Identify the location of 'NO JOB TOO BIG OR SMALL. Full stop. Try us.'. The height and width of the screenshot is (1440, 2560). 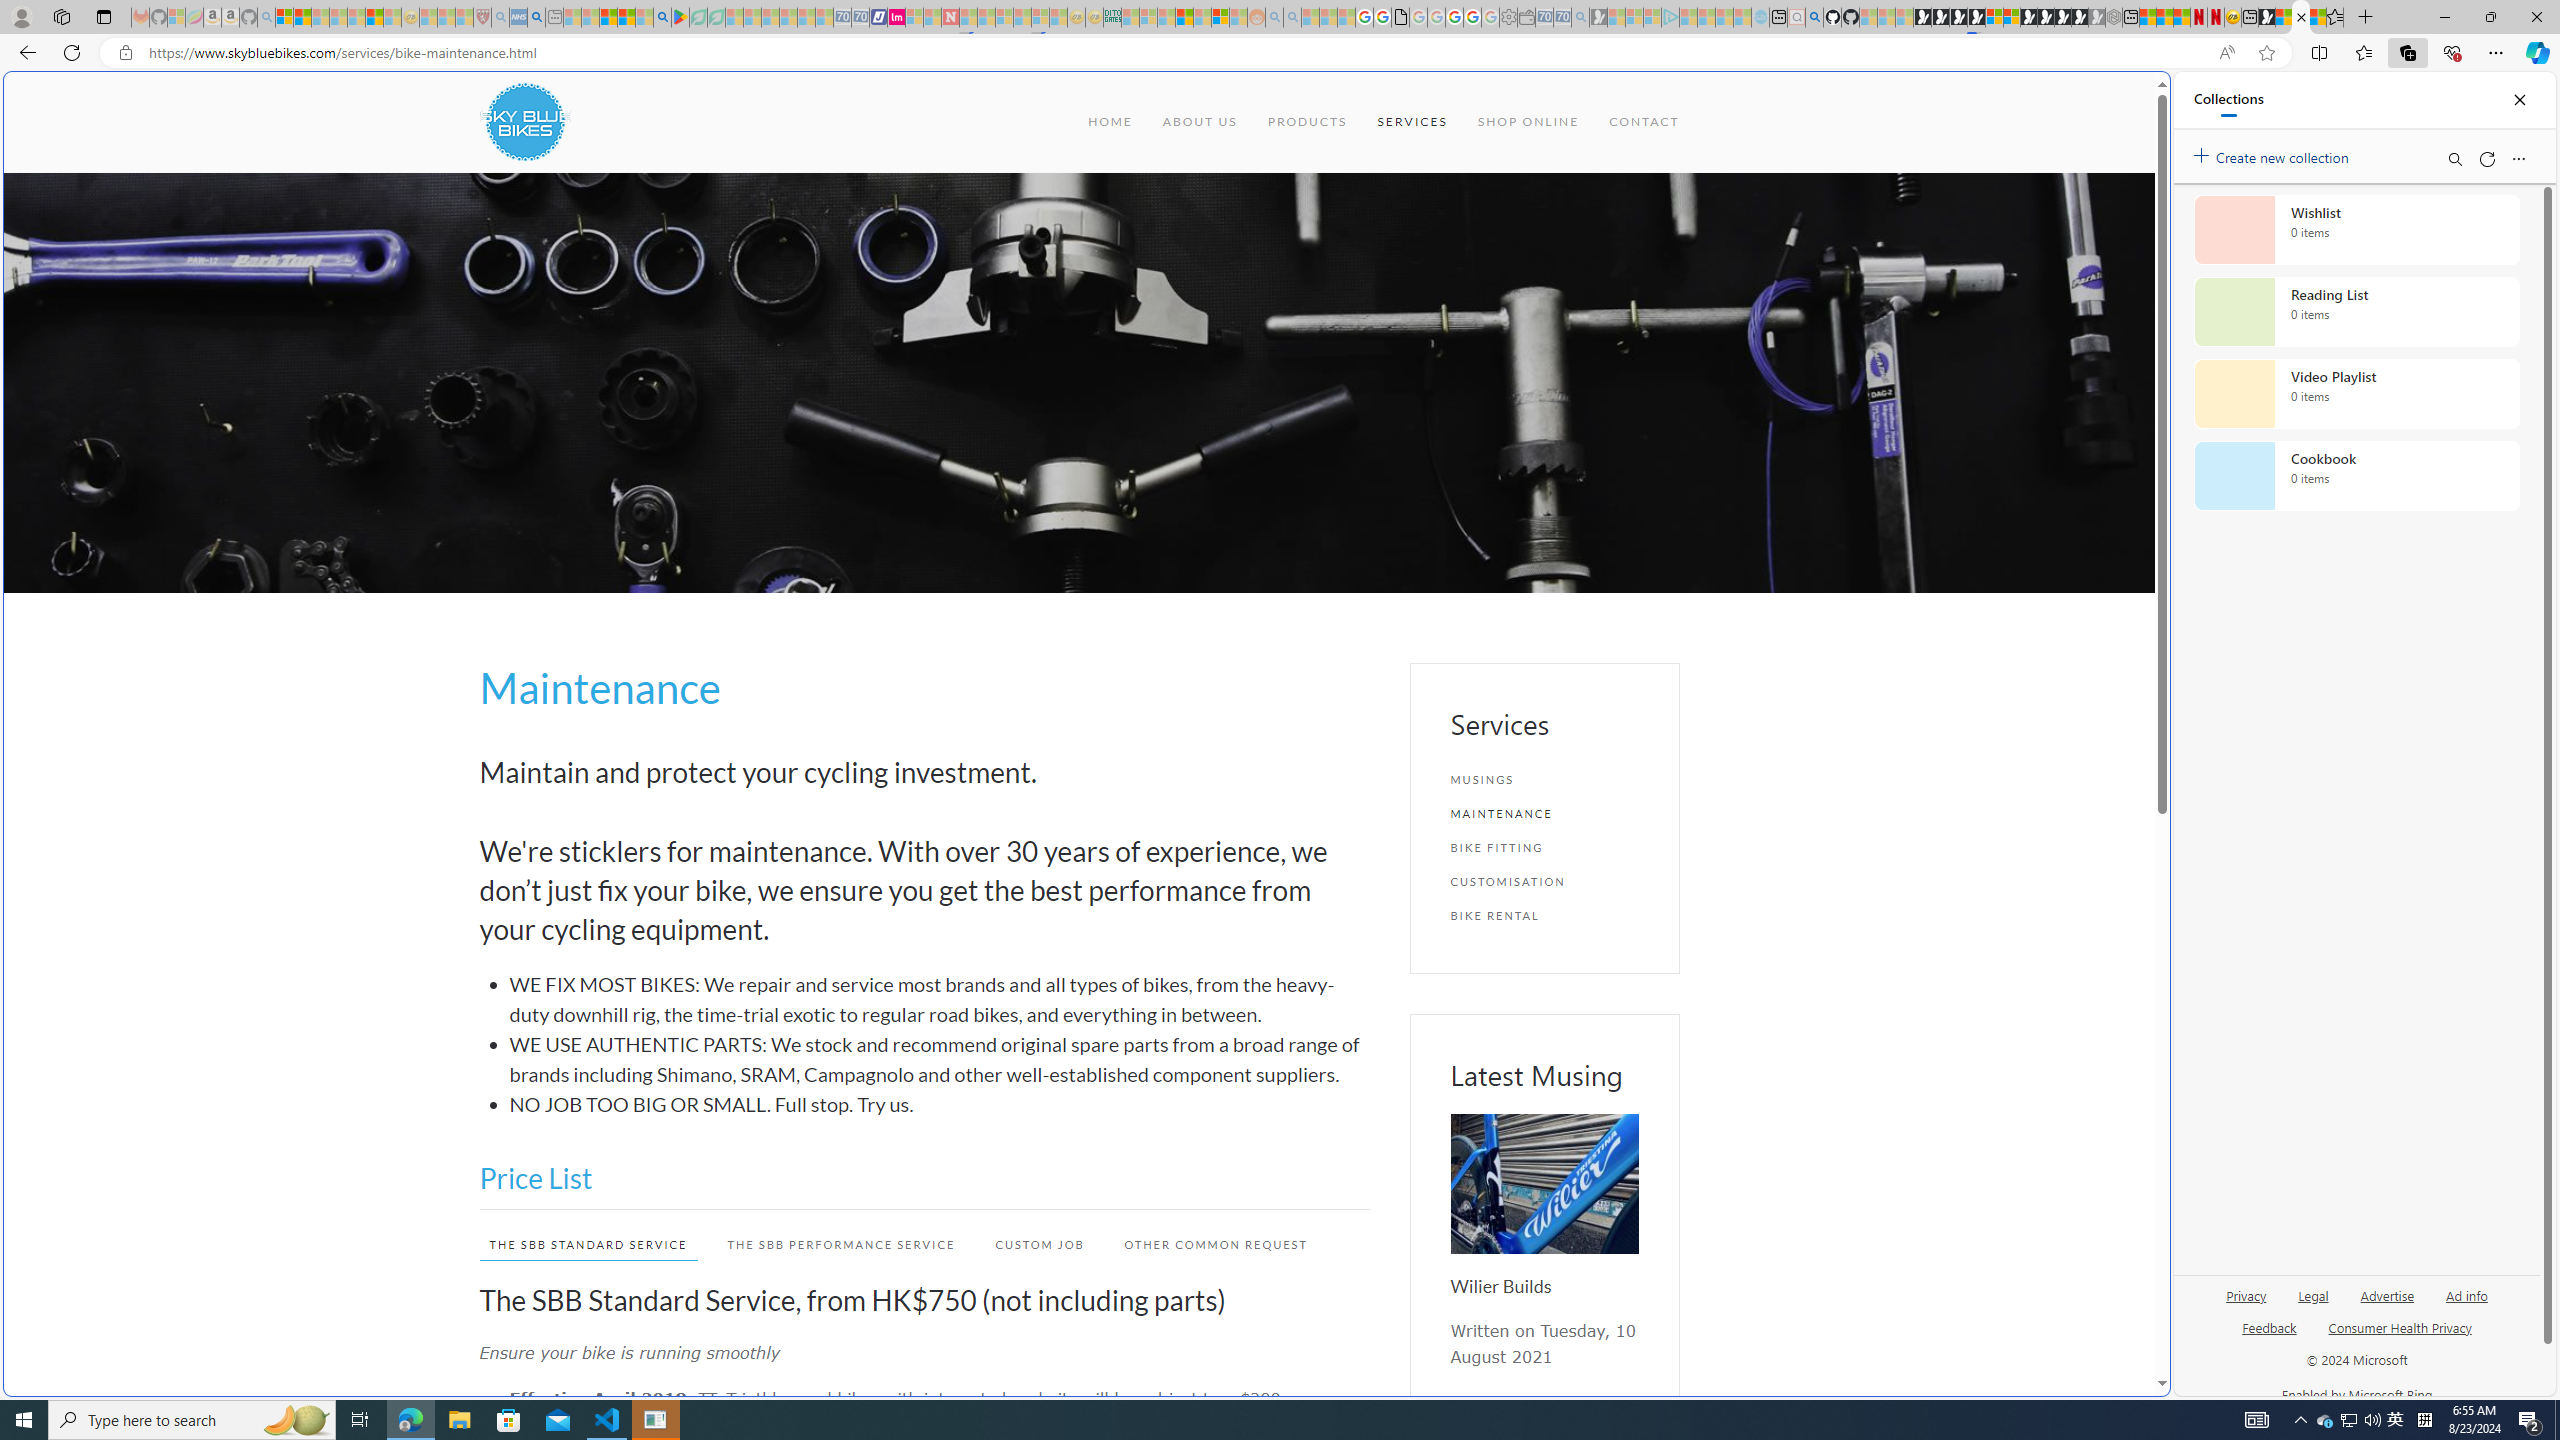
(938, 1103).